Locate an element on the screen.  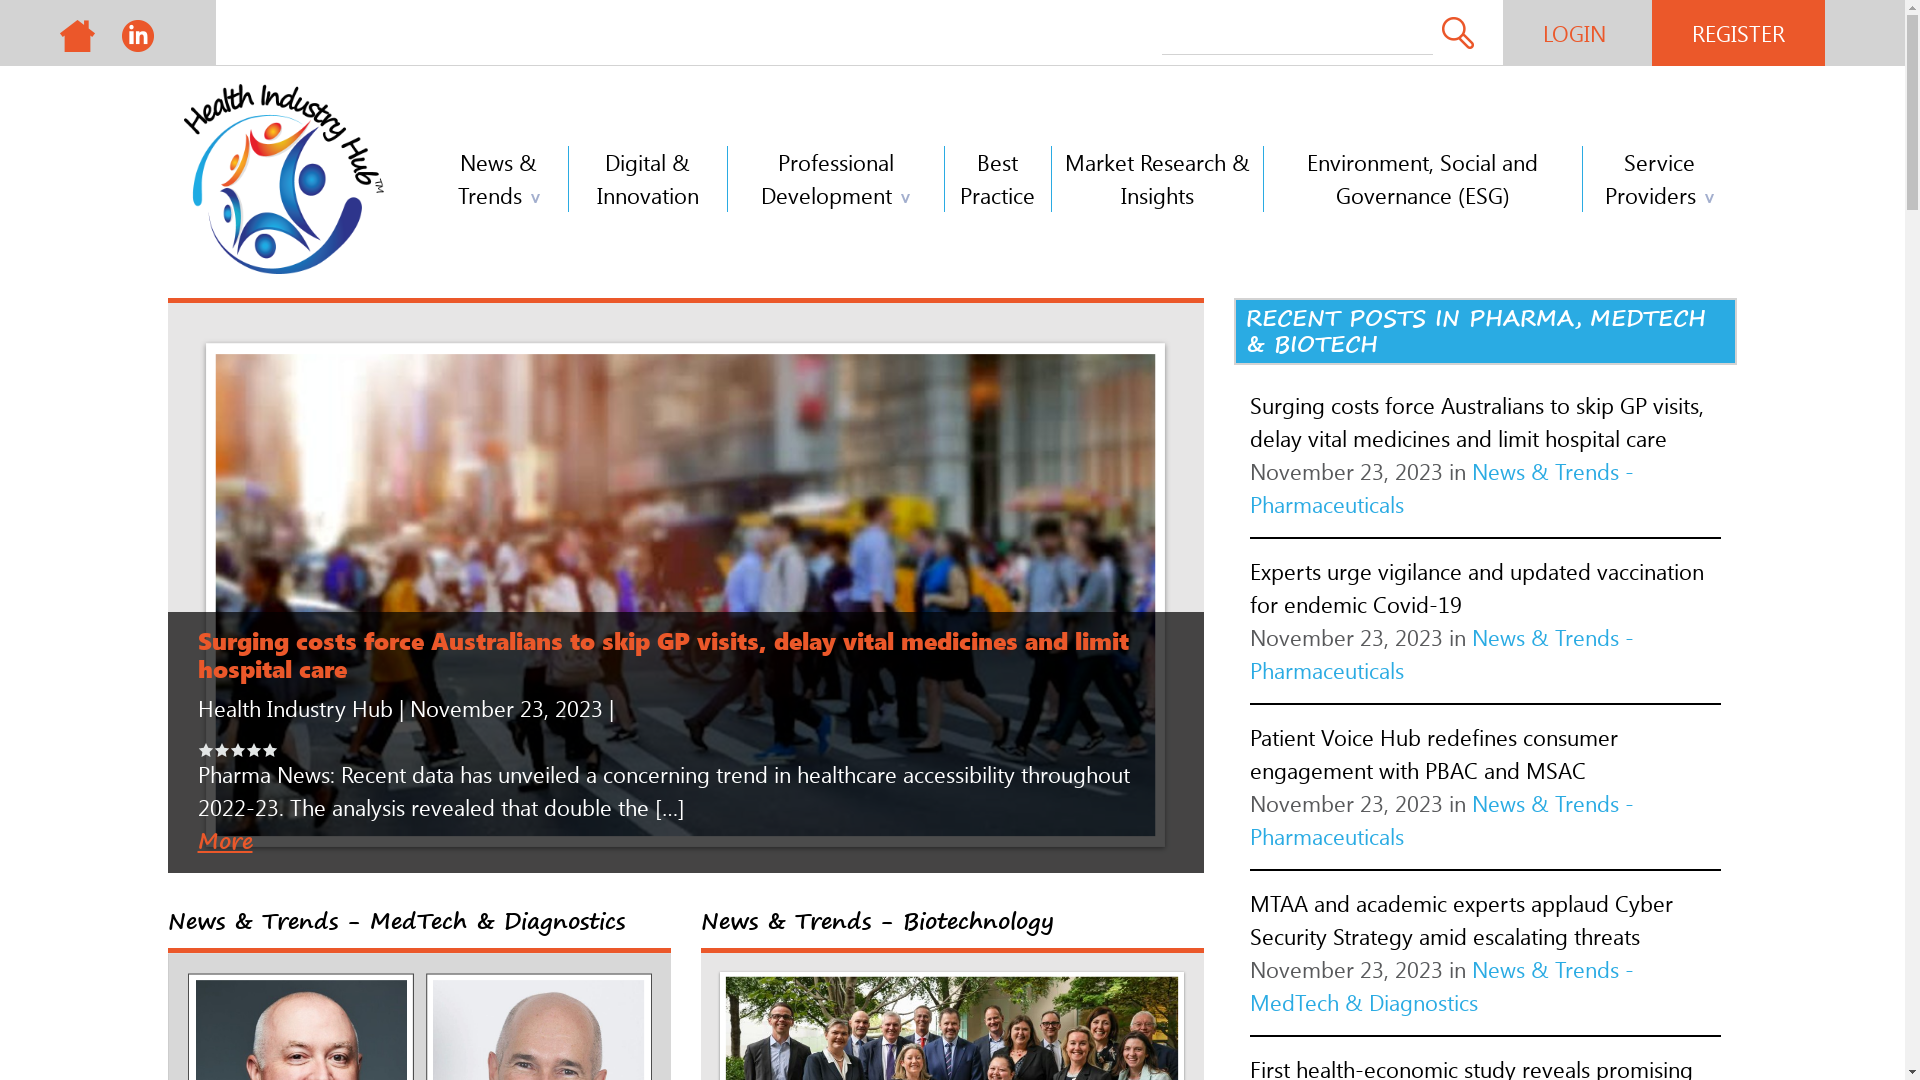
'More' is located at coordinates (225, 840).